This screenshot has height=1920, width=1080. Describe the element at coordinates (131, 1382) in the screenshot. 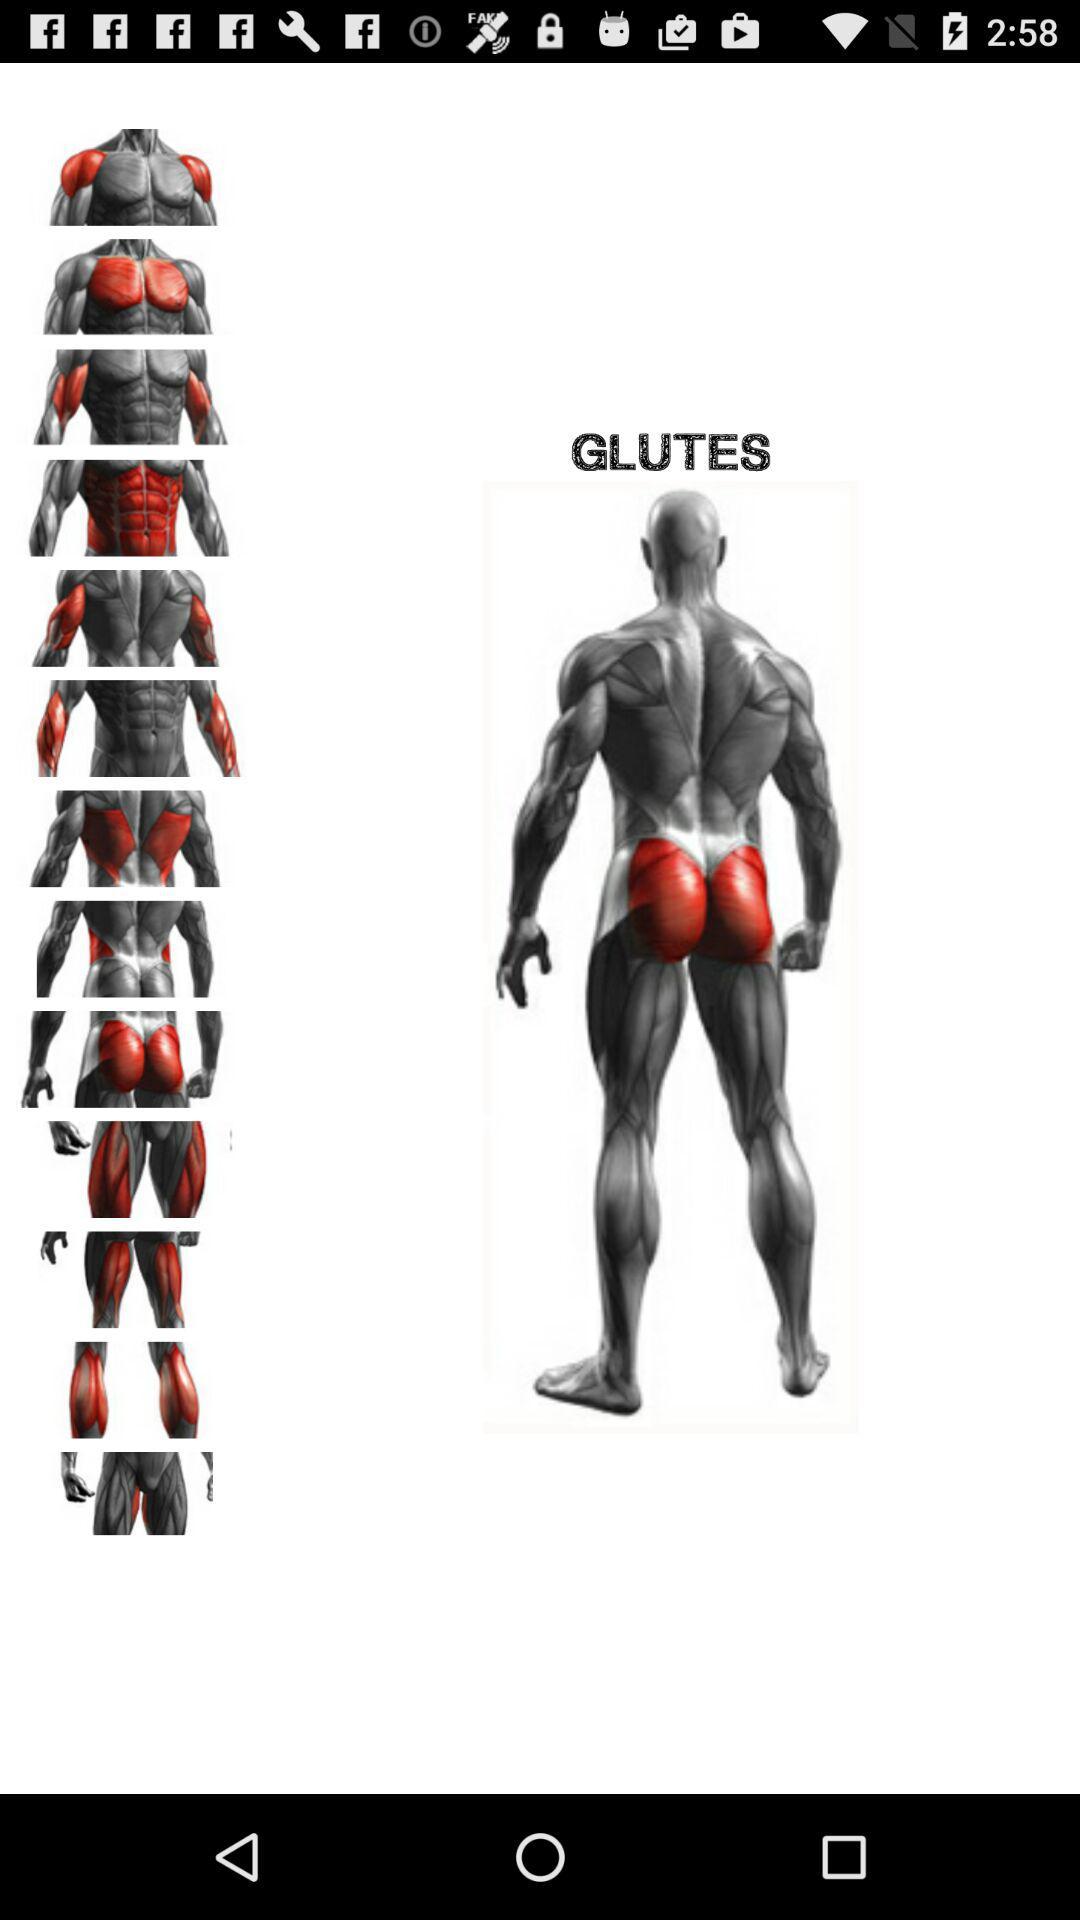

I see `show calf muscles` at that location.